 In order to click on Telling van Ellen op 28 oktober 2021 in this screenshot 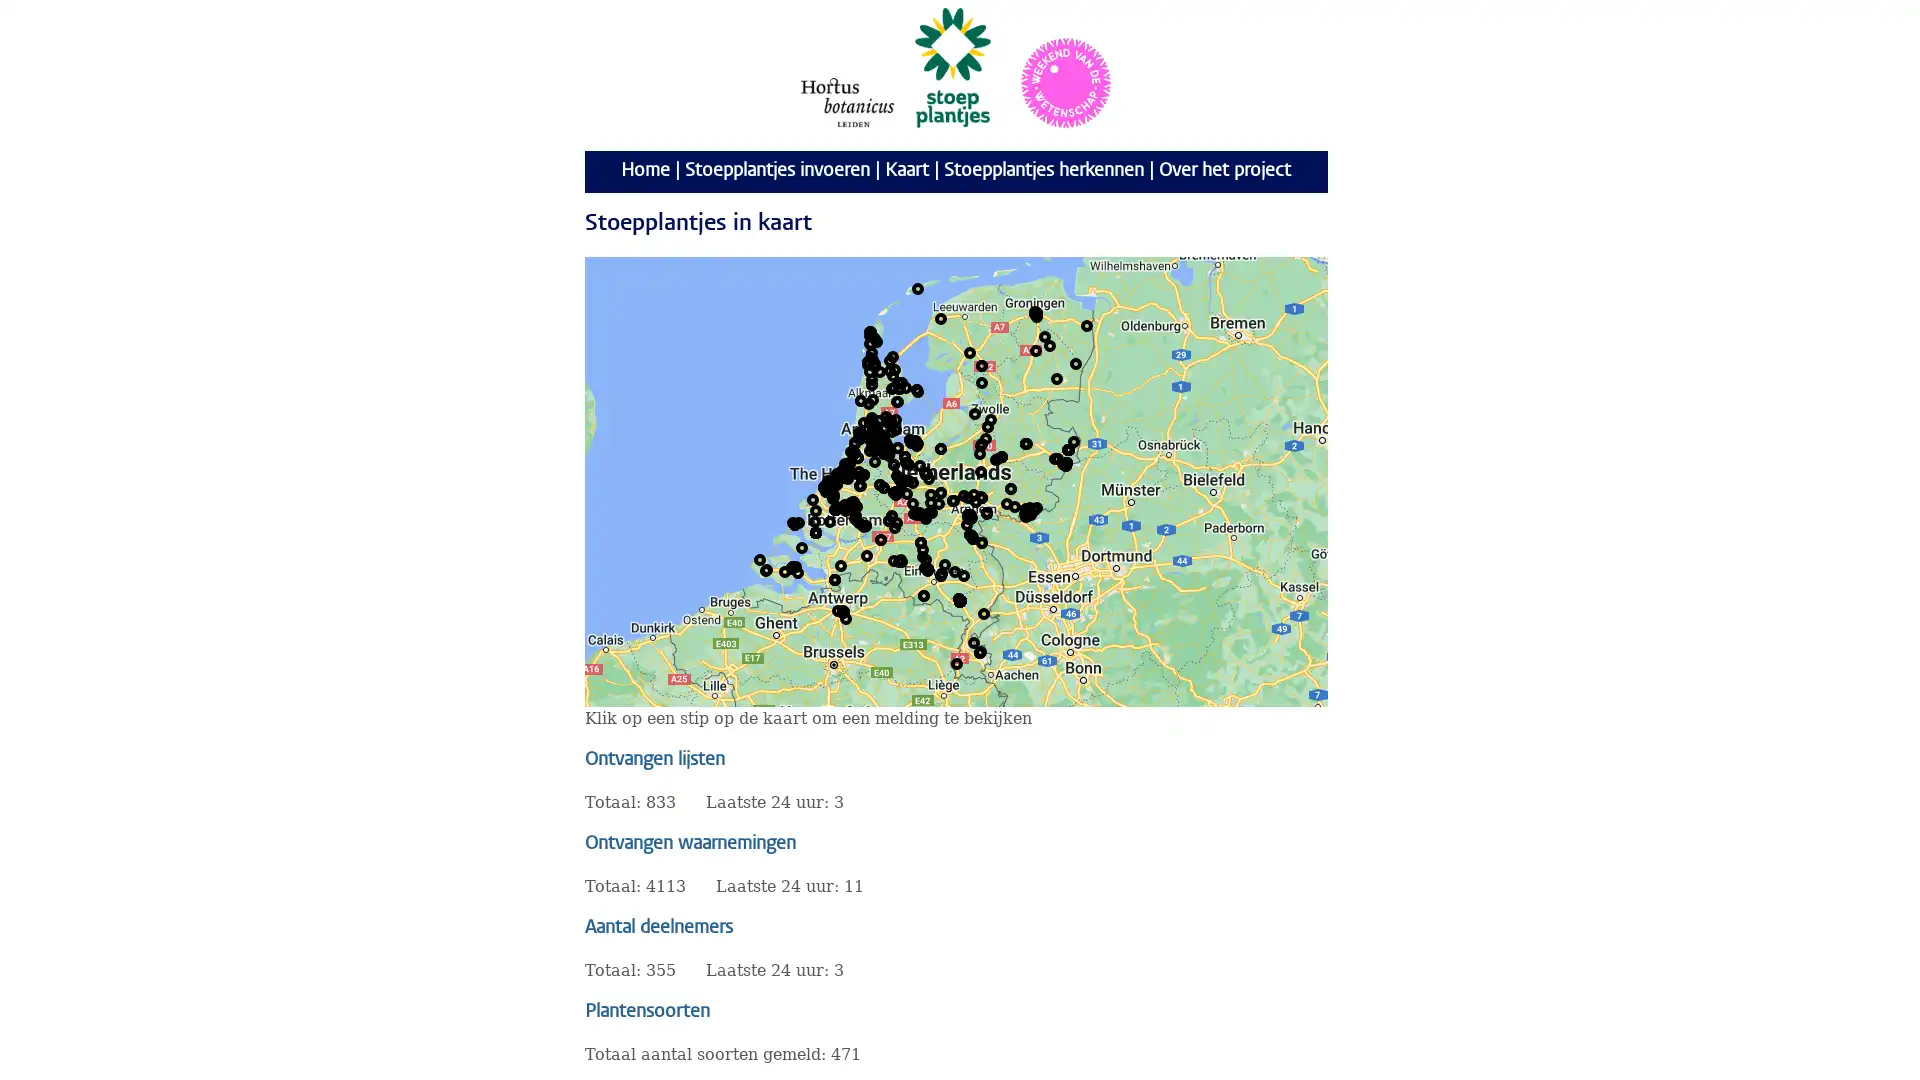, I will do `click(843, 608)`.